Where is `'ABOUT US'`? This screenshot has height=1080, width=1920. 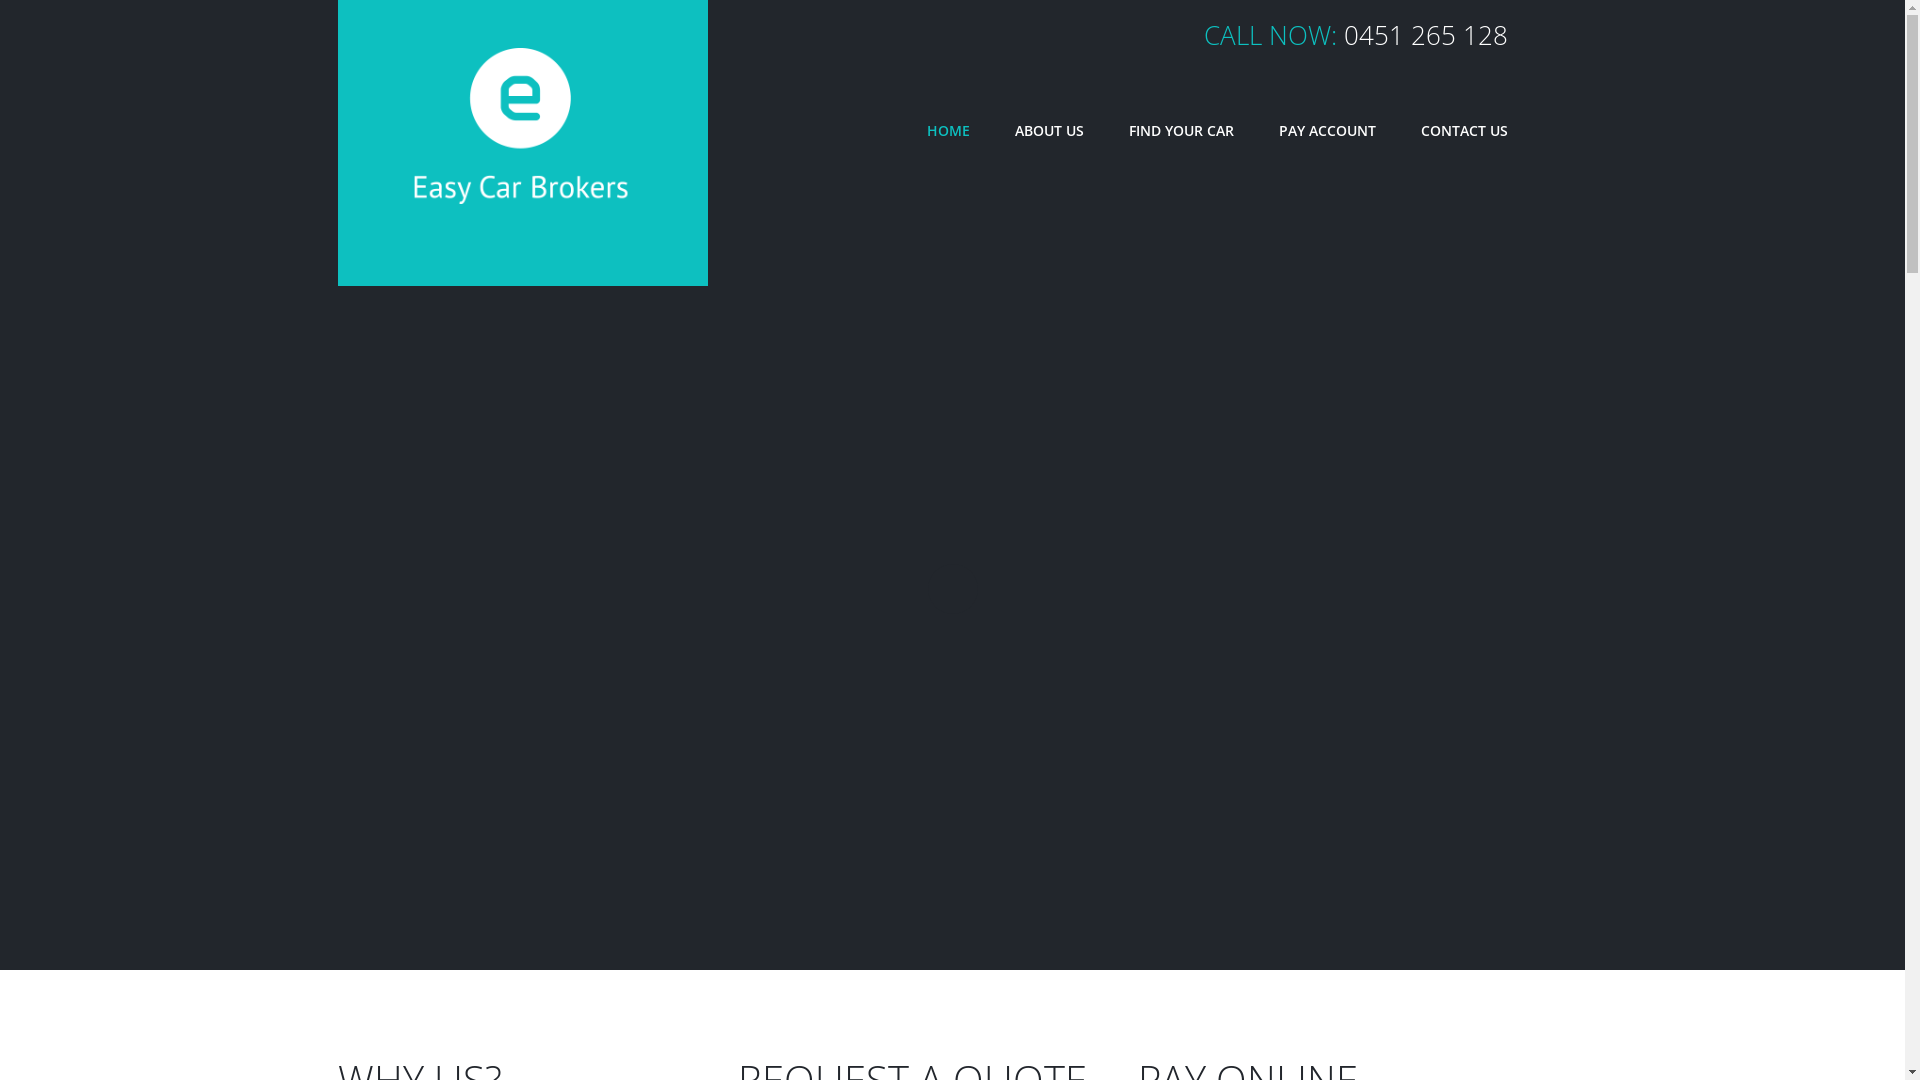 'ABOUT US' is located at coordinates (1047, 131).